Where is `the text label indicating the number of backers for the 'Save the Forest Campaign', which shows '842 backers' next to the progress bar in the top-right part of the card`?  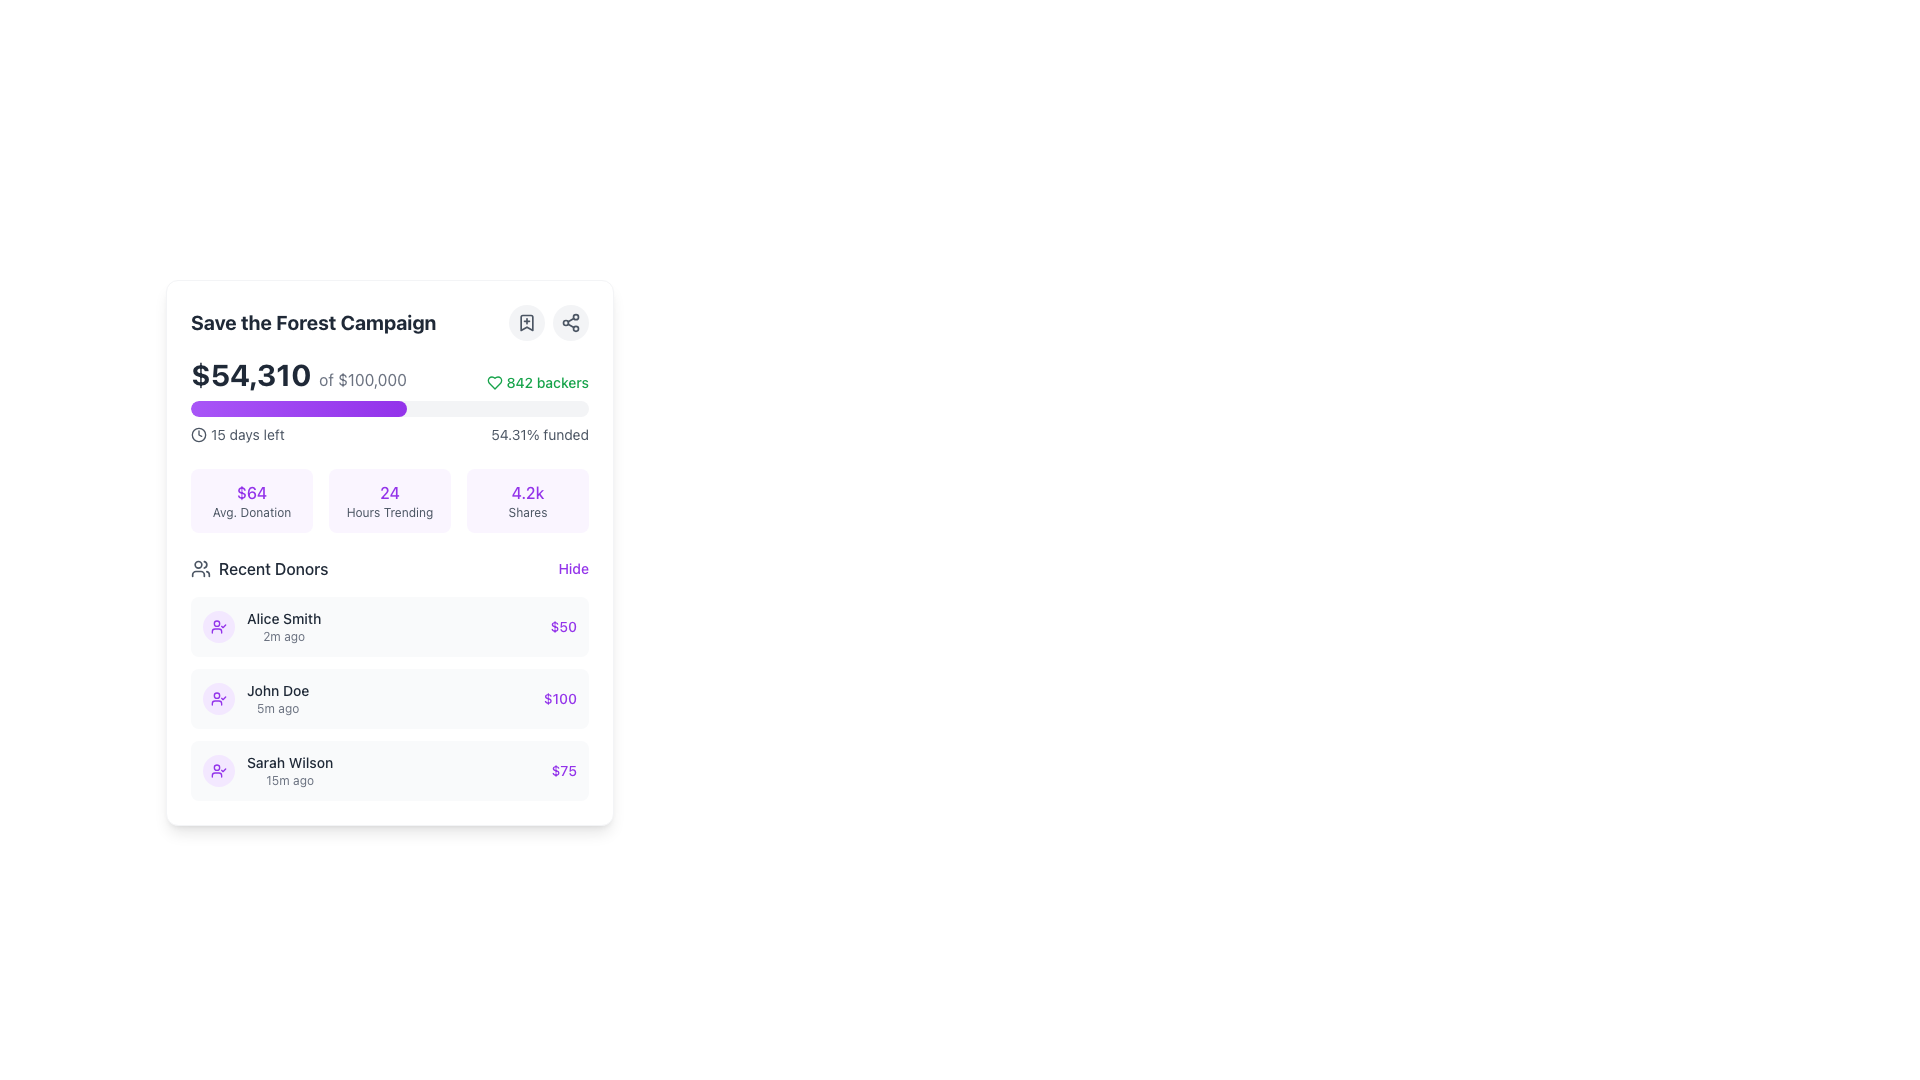 the text label indicating the number of backers for the 'Save the Forest Campaign', which shows '842 backers' next to the progress bar in the top-right part of the card is located at coordinates (547, 382).